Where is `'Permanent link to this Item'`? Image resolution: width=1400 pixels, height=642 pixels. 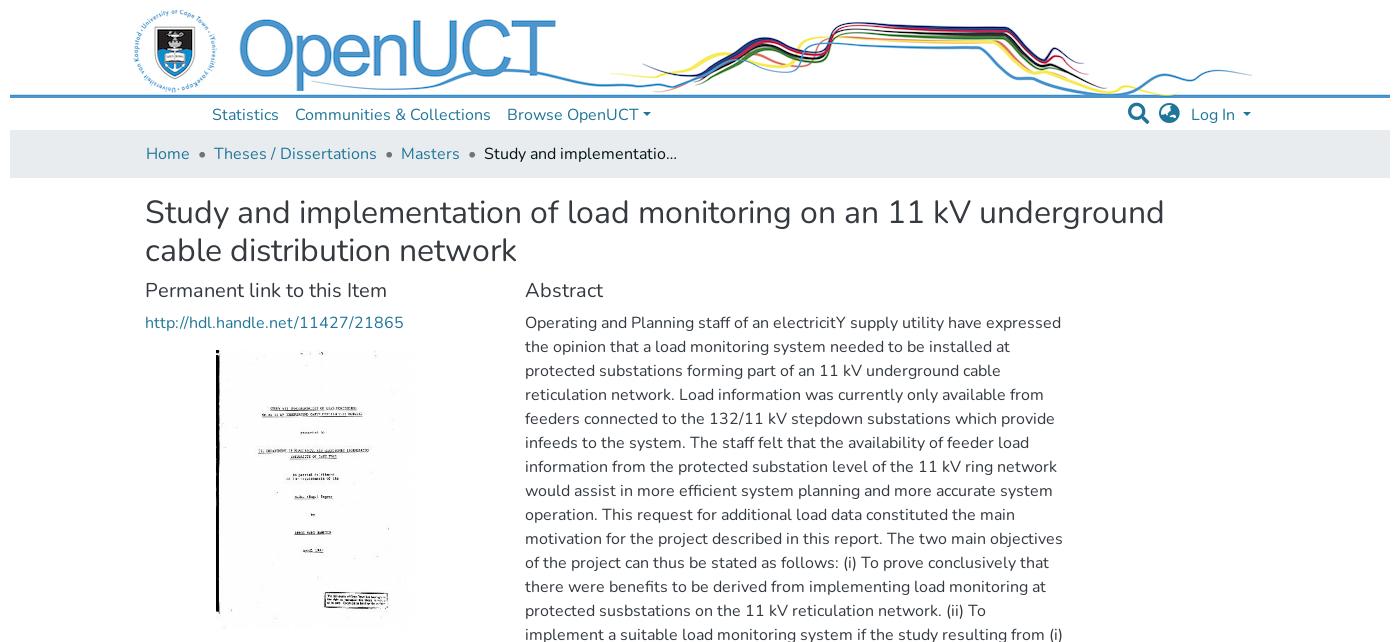
'Permanent link to this Item' is located at coordinates (266, 288).